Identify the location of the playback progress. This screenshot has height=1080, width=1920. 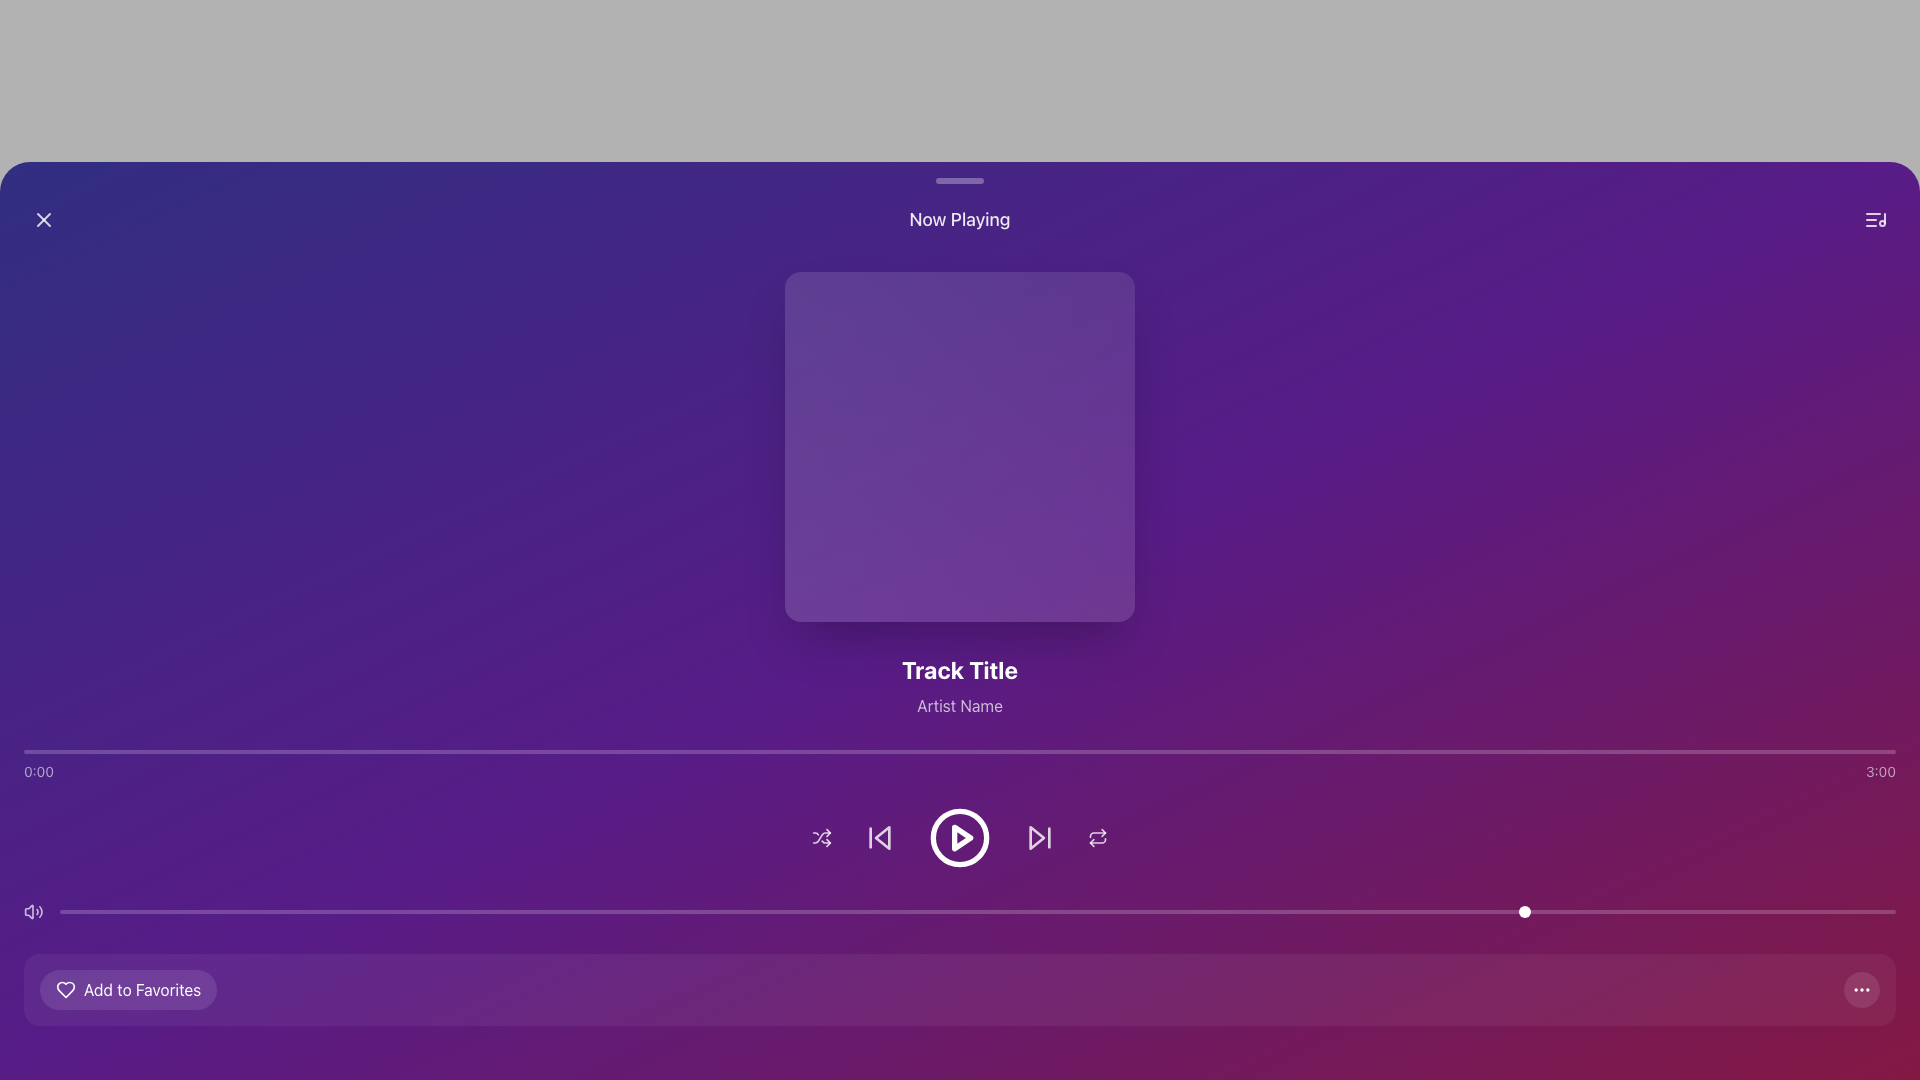
(1520, 752).